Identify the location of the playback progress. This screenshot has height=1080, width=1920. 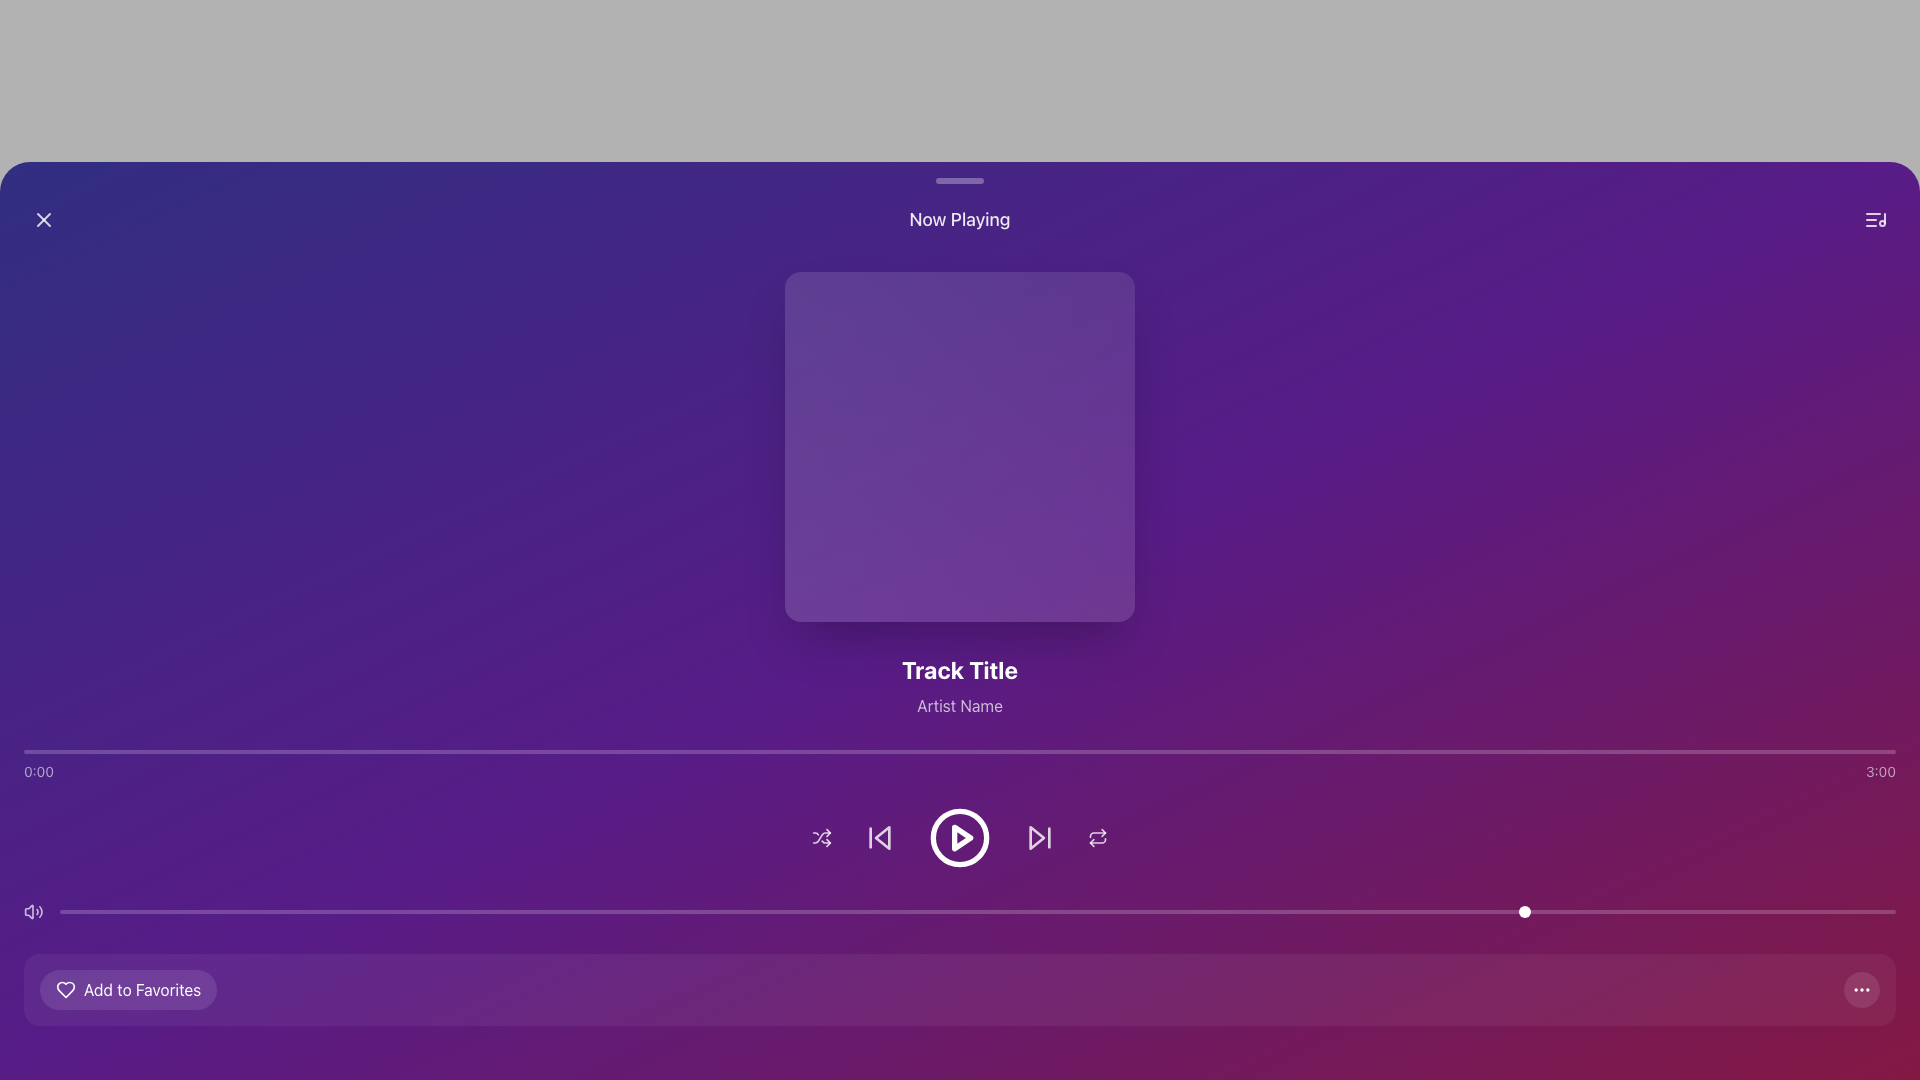
(1520, 752).